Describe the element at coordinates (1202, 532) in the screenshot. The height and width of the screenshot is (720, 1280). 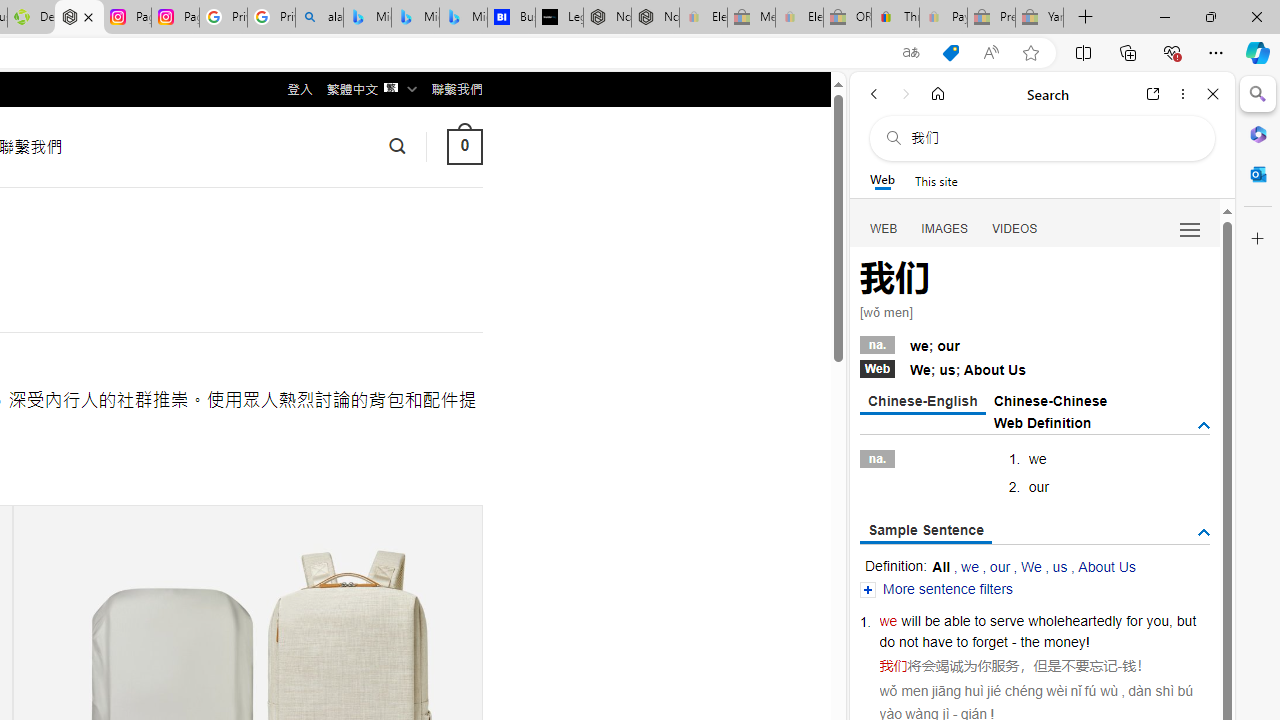
I see `'AutomationID: tgdef_sen'` at that location.